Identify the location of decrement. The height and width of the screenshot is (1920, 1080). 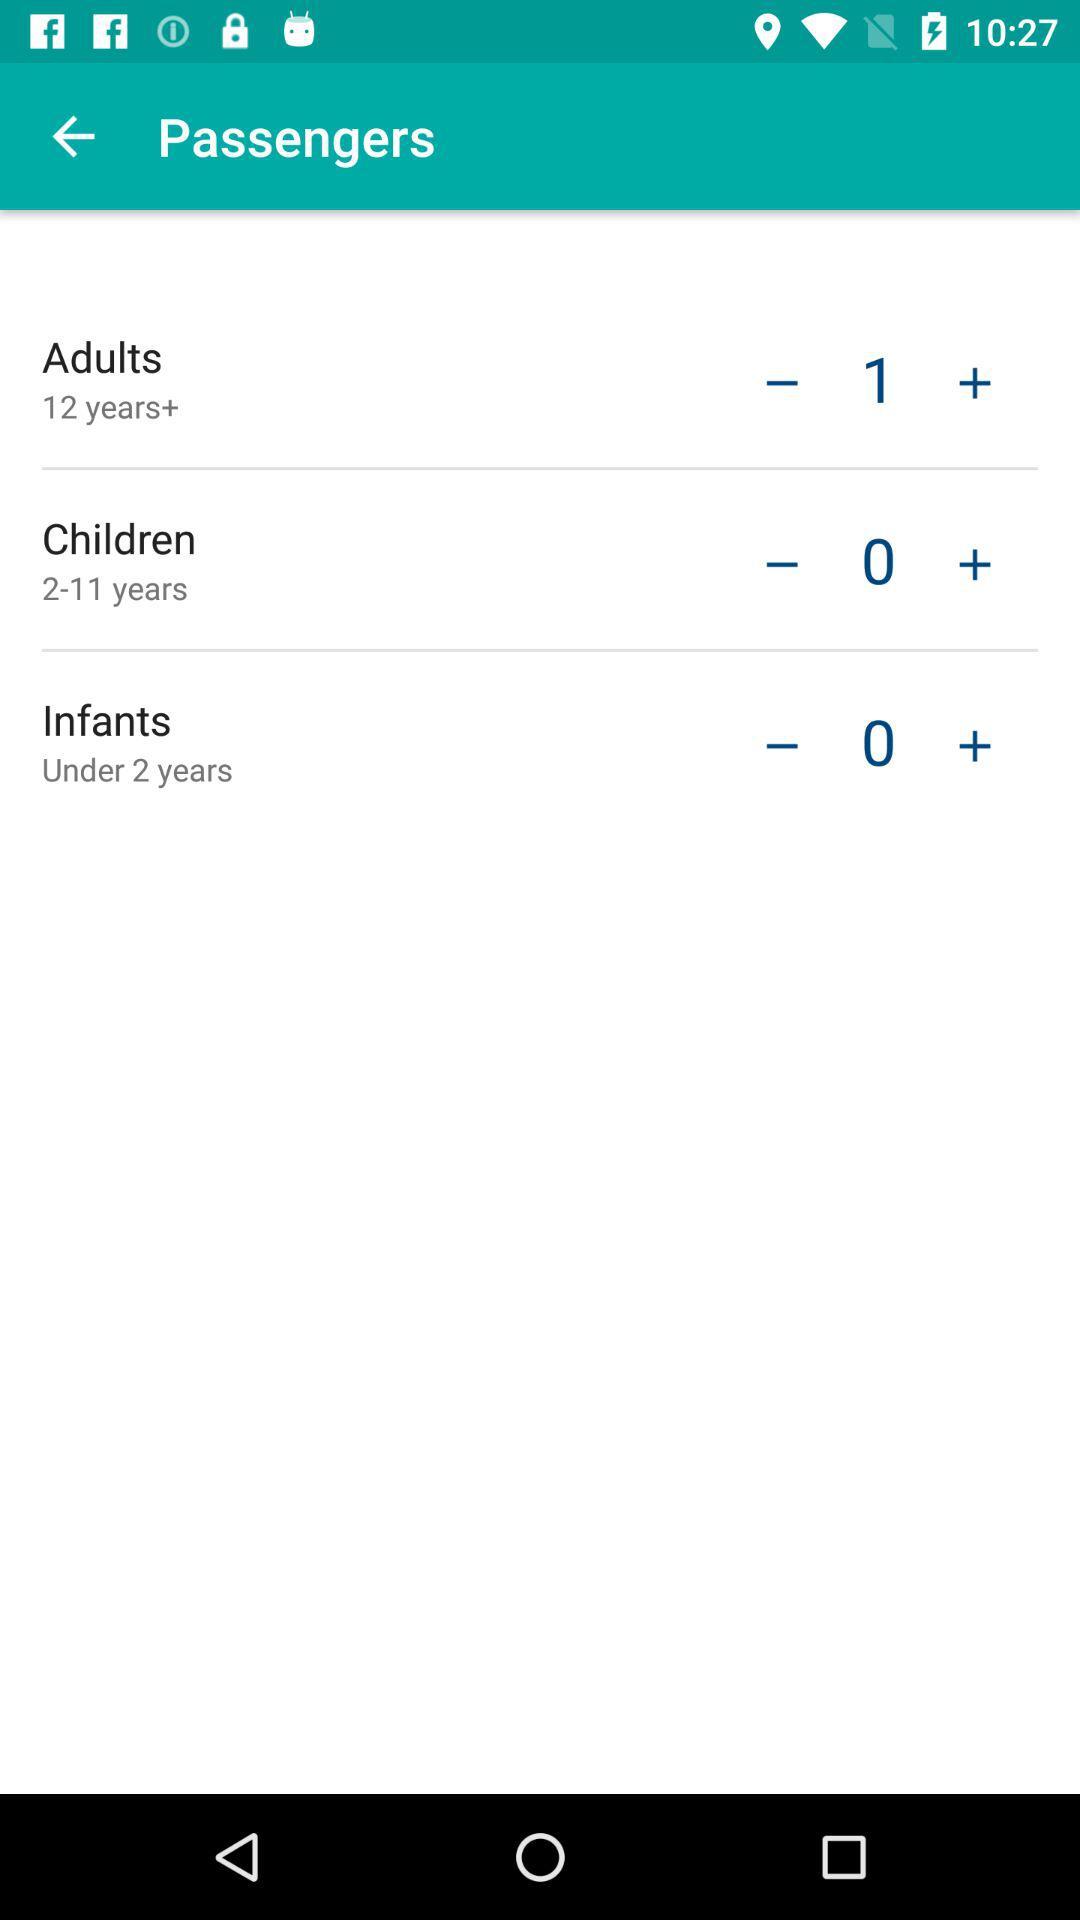
(781, 742).